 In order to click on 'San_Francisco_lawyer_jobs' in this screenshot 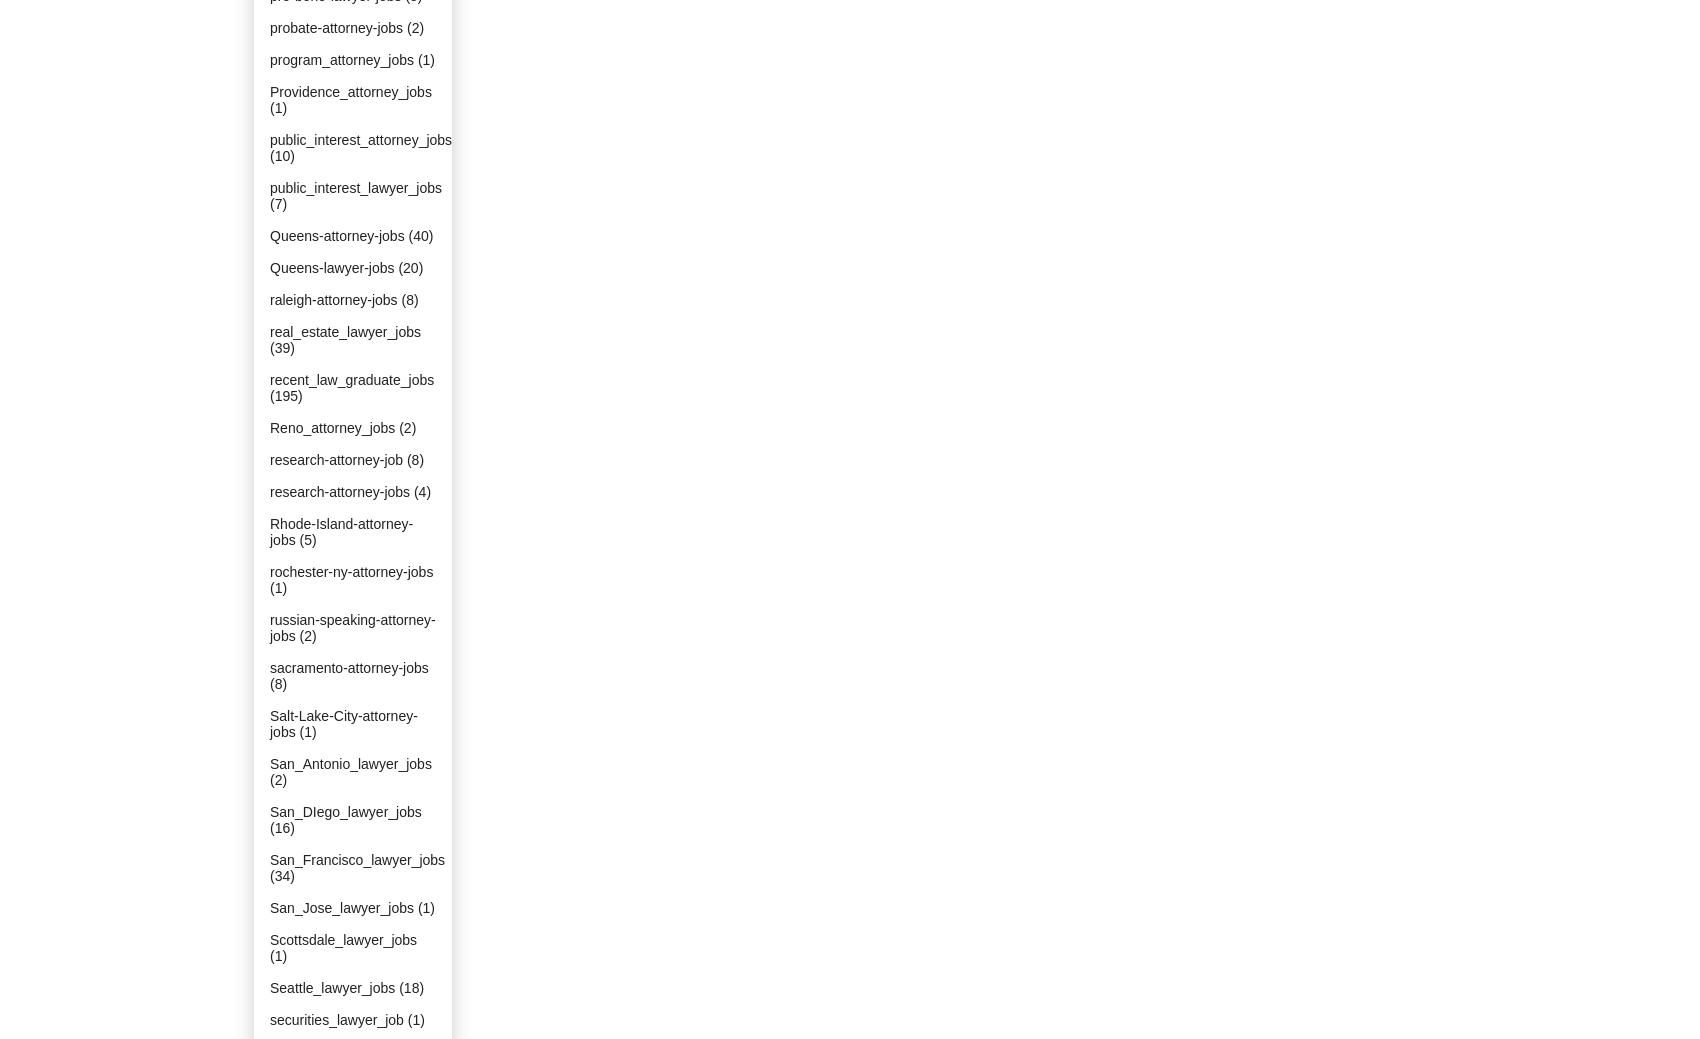, I will do `click(356, 858)`.